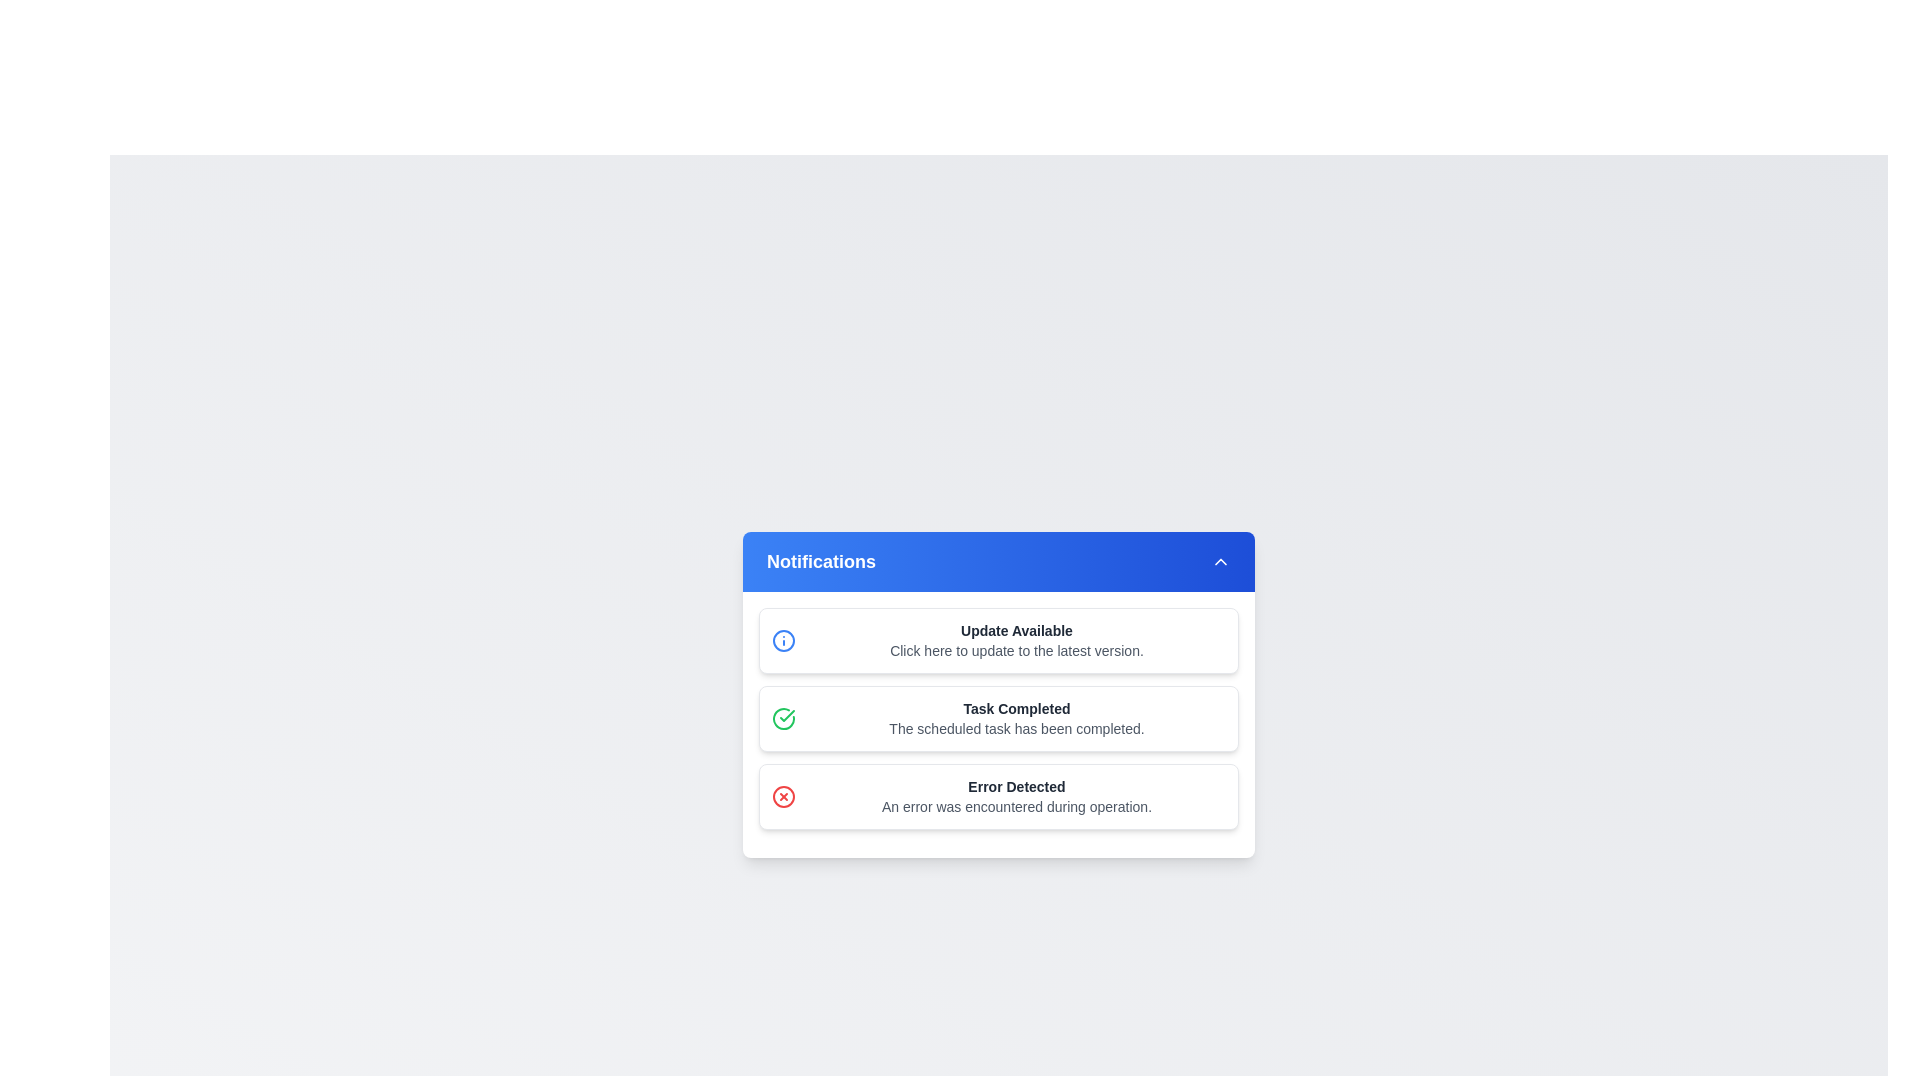 The image size is (1920, 1080). What do you see at coordinates (1219, 562) in the screenshot?
I see `the chevron icon located in the top-right part of the header bar of the notification panel for additional visual feedback` at bounding box center [1219, 562].